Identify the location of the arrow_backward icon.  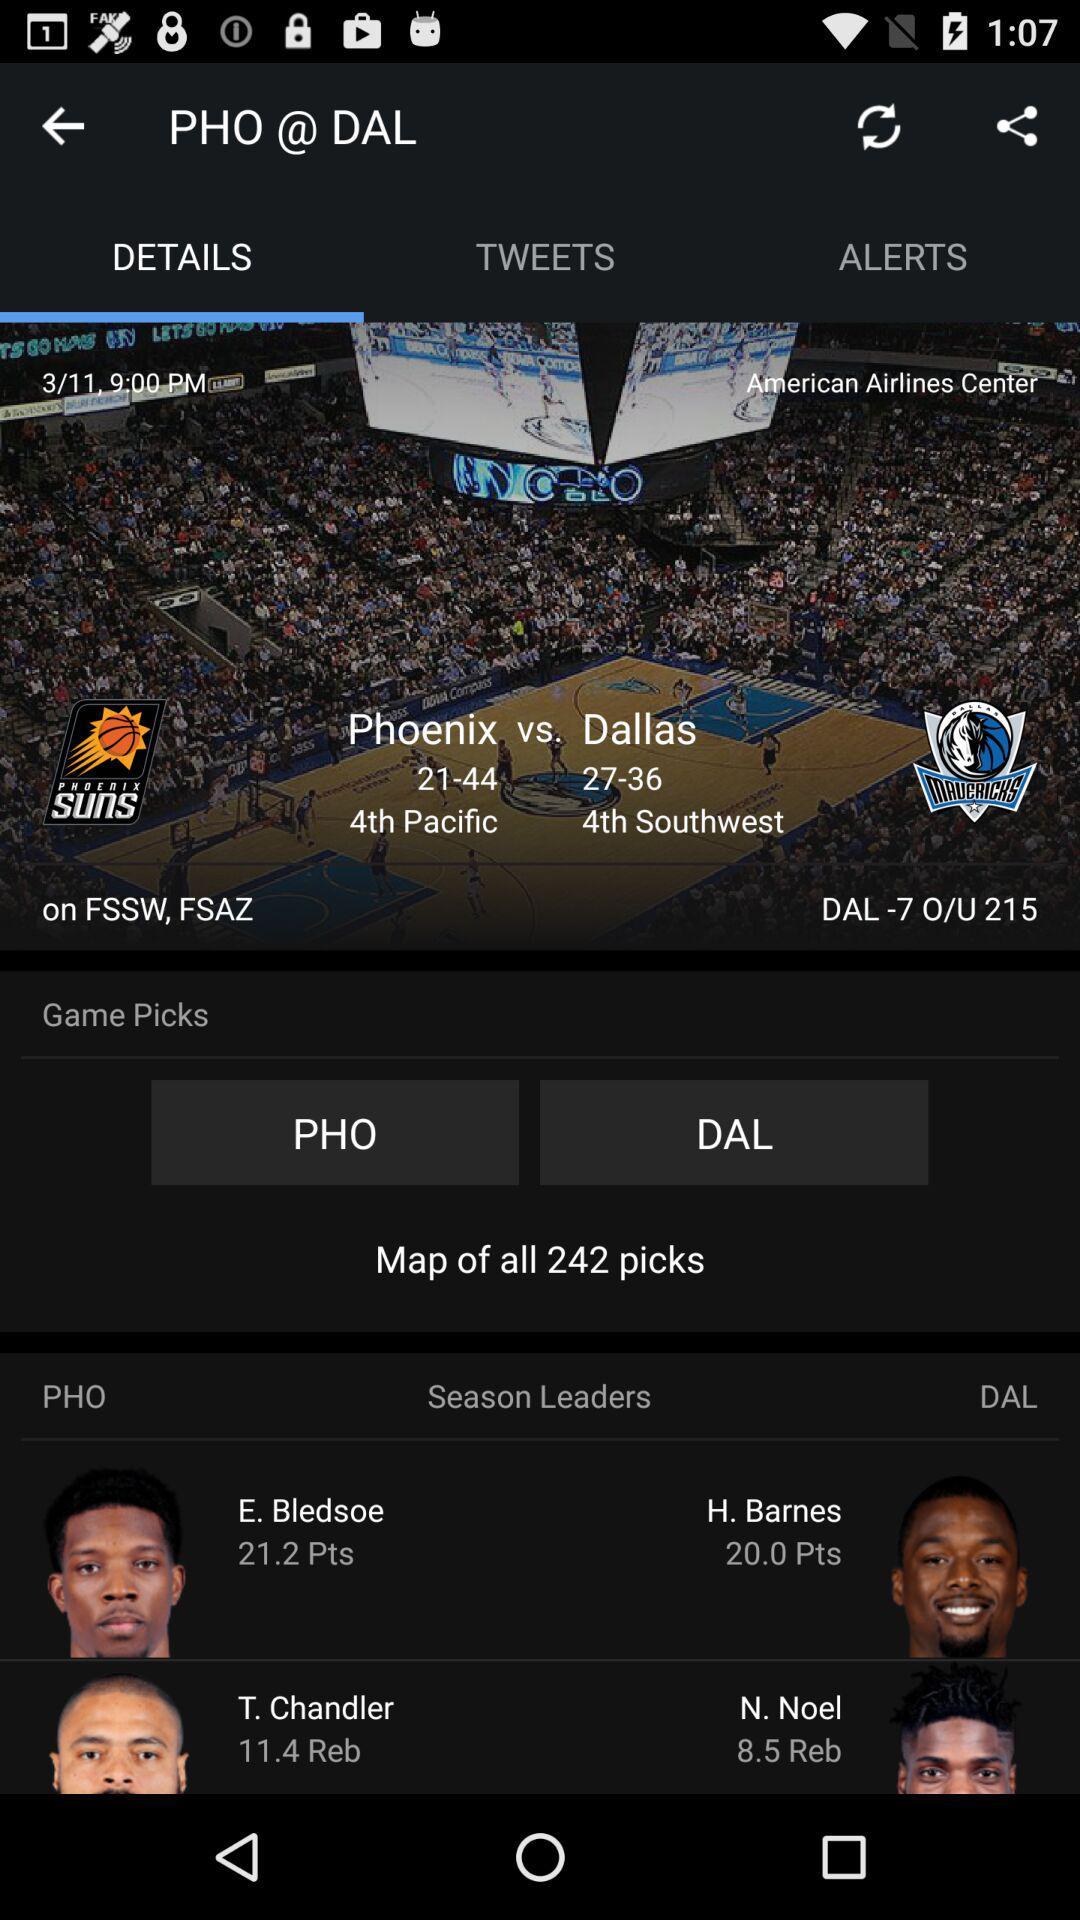
(61, 133).